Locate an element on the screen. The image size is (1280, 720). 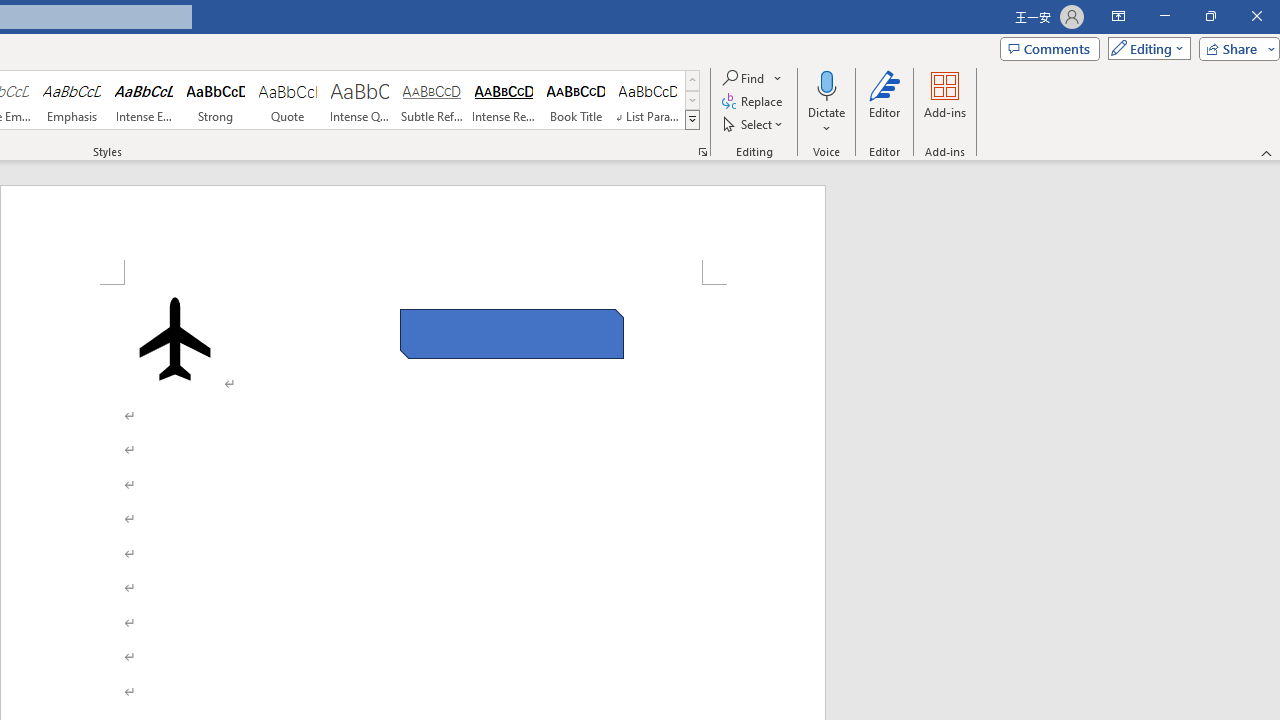
'Close' is located at coordinates (1255, 16).